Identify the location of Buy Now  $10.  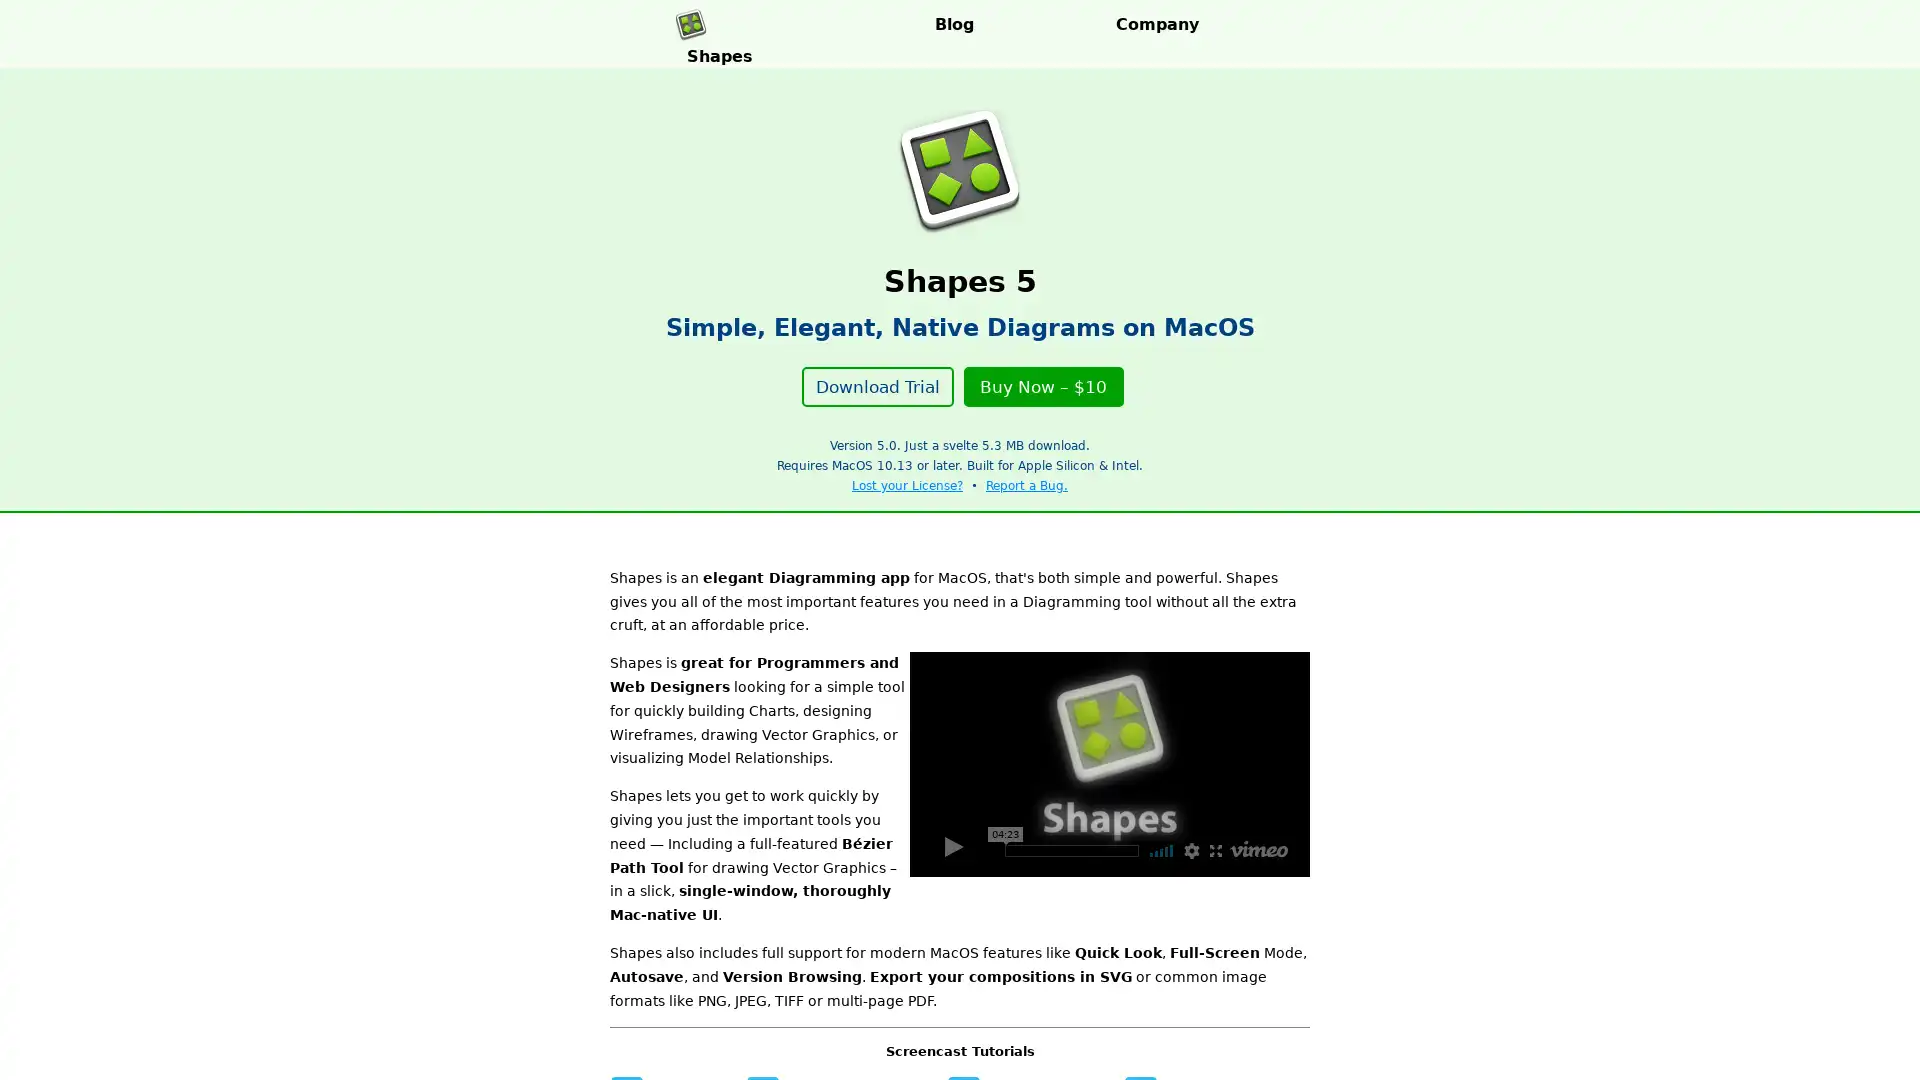
(1041, 385).